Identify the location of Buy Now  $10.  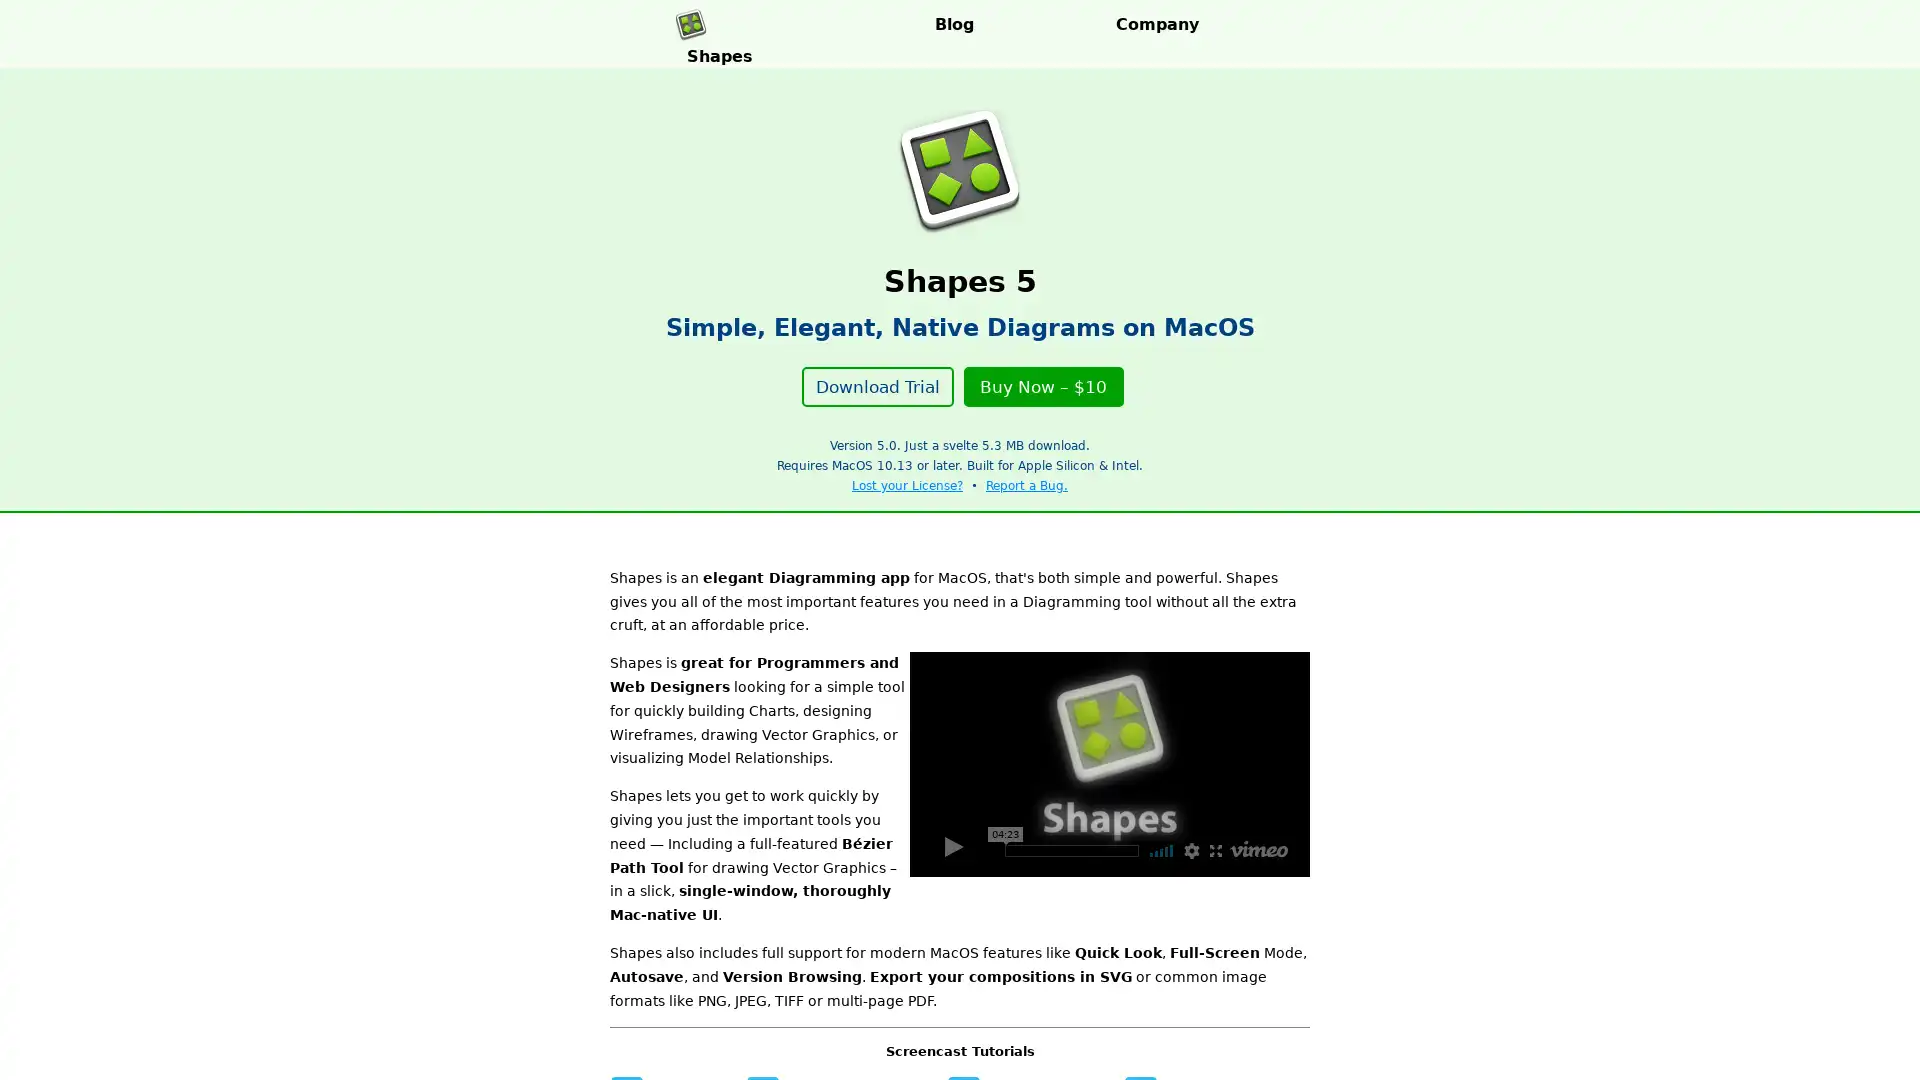
(1041, 385).